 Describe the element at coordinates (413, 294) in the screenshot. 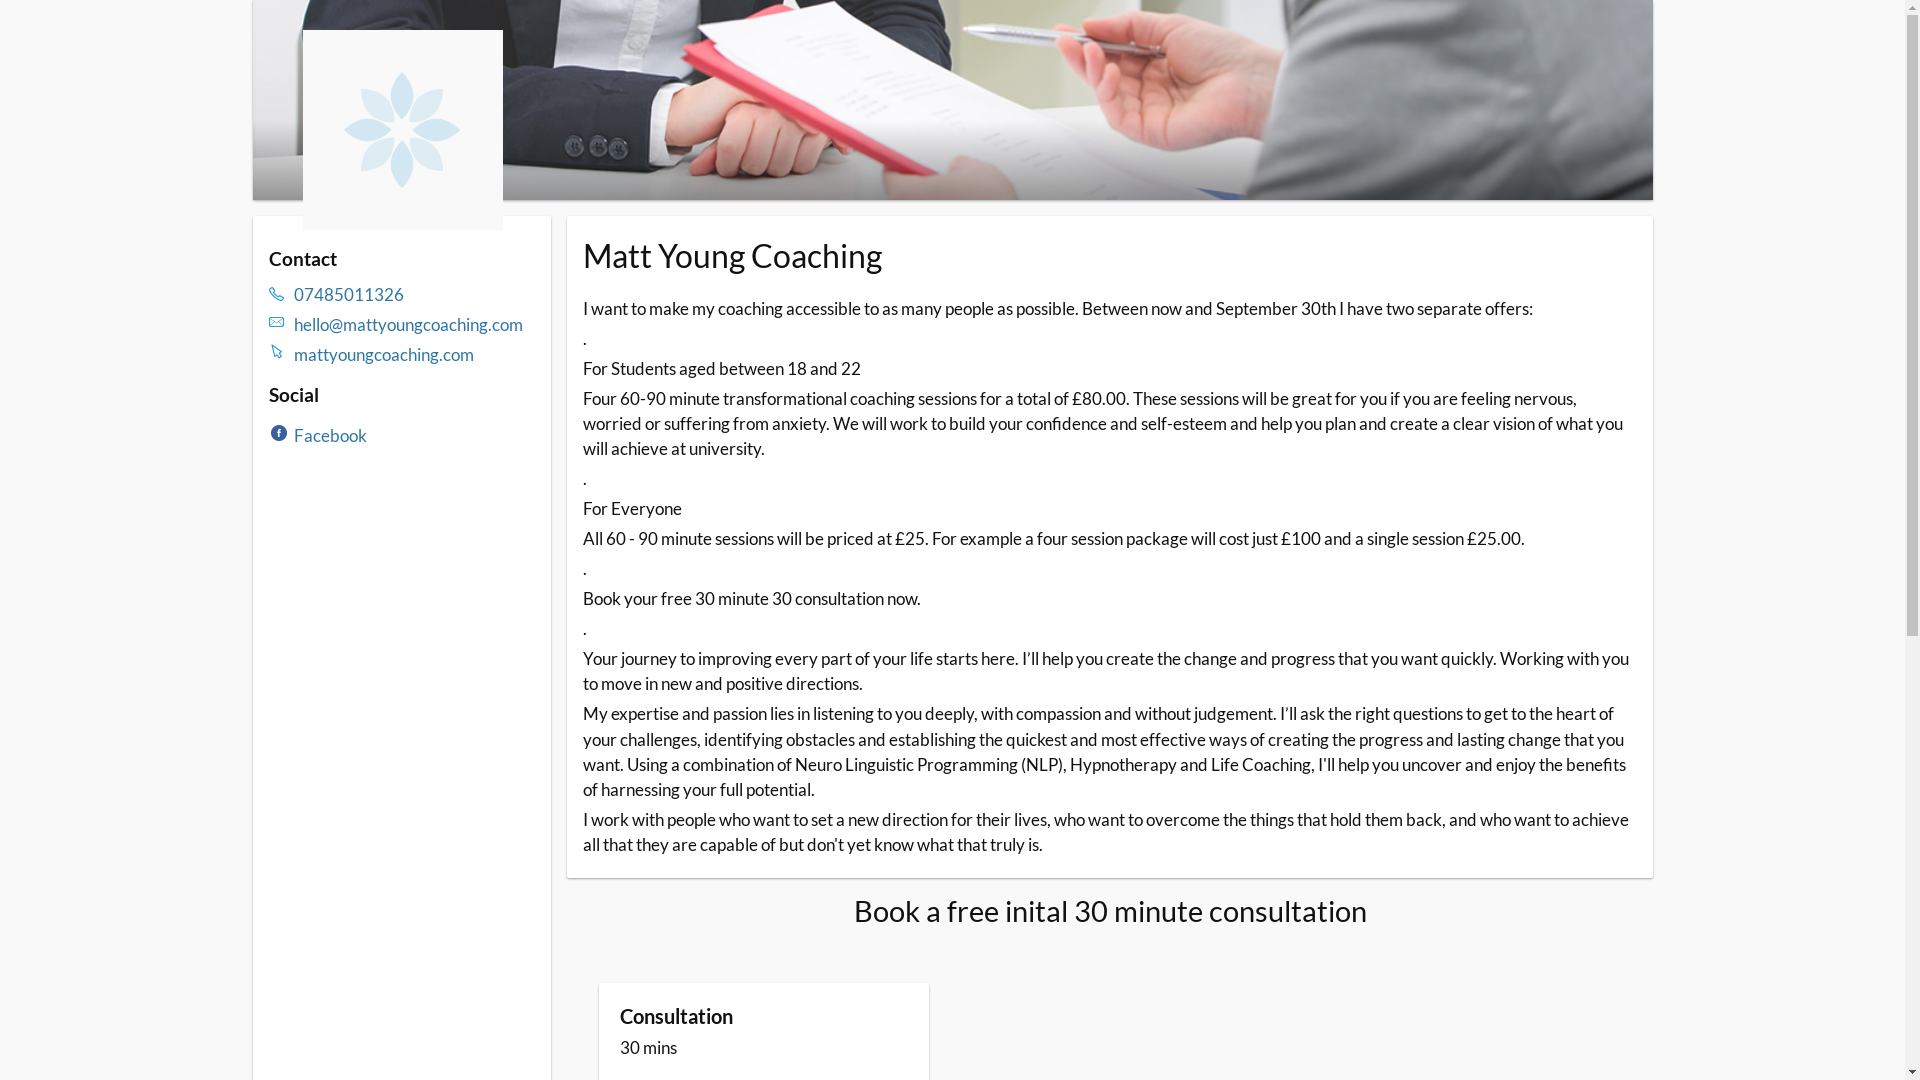

I see `'07485011326'` at that location.